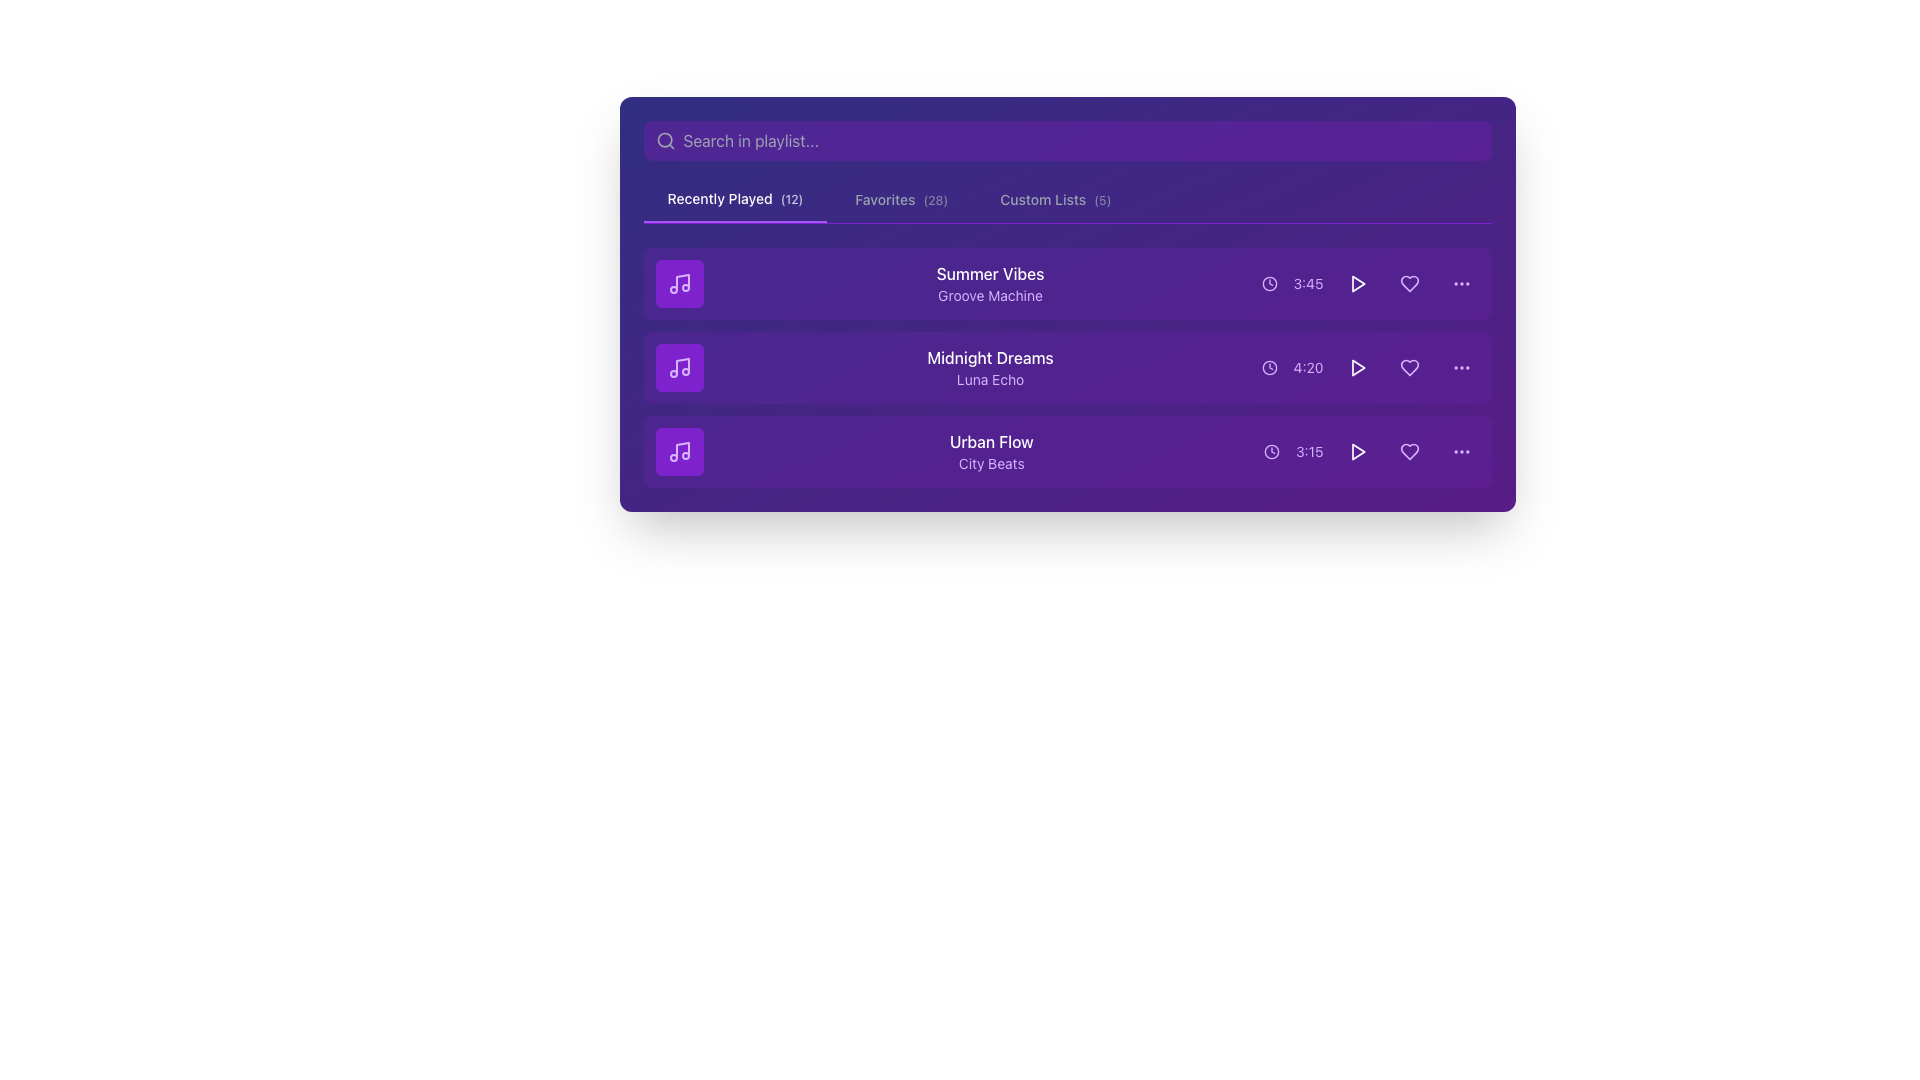 The image size is (1920, 1080). What do you see at coordinates (900, 200) in the screenshot?
I see `the button labeled 'Favorites (28)'` at bounding box center [900, 200].